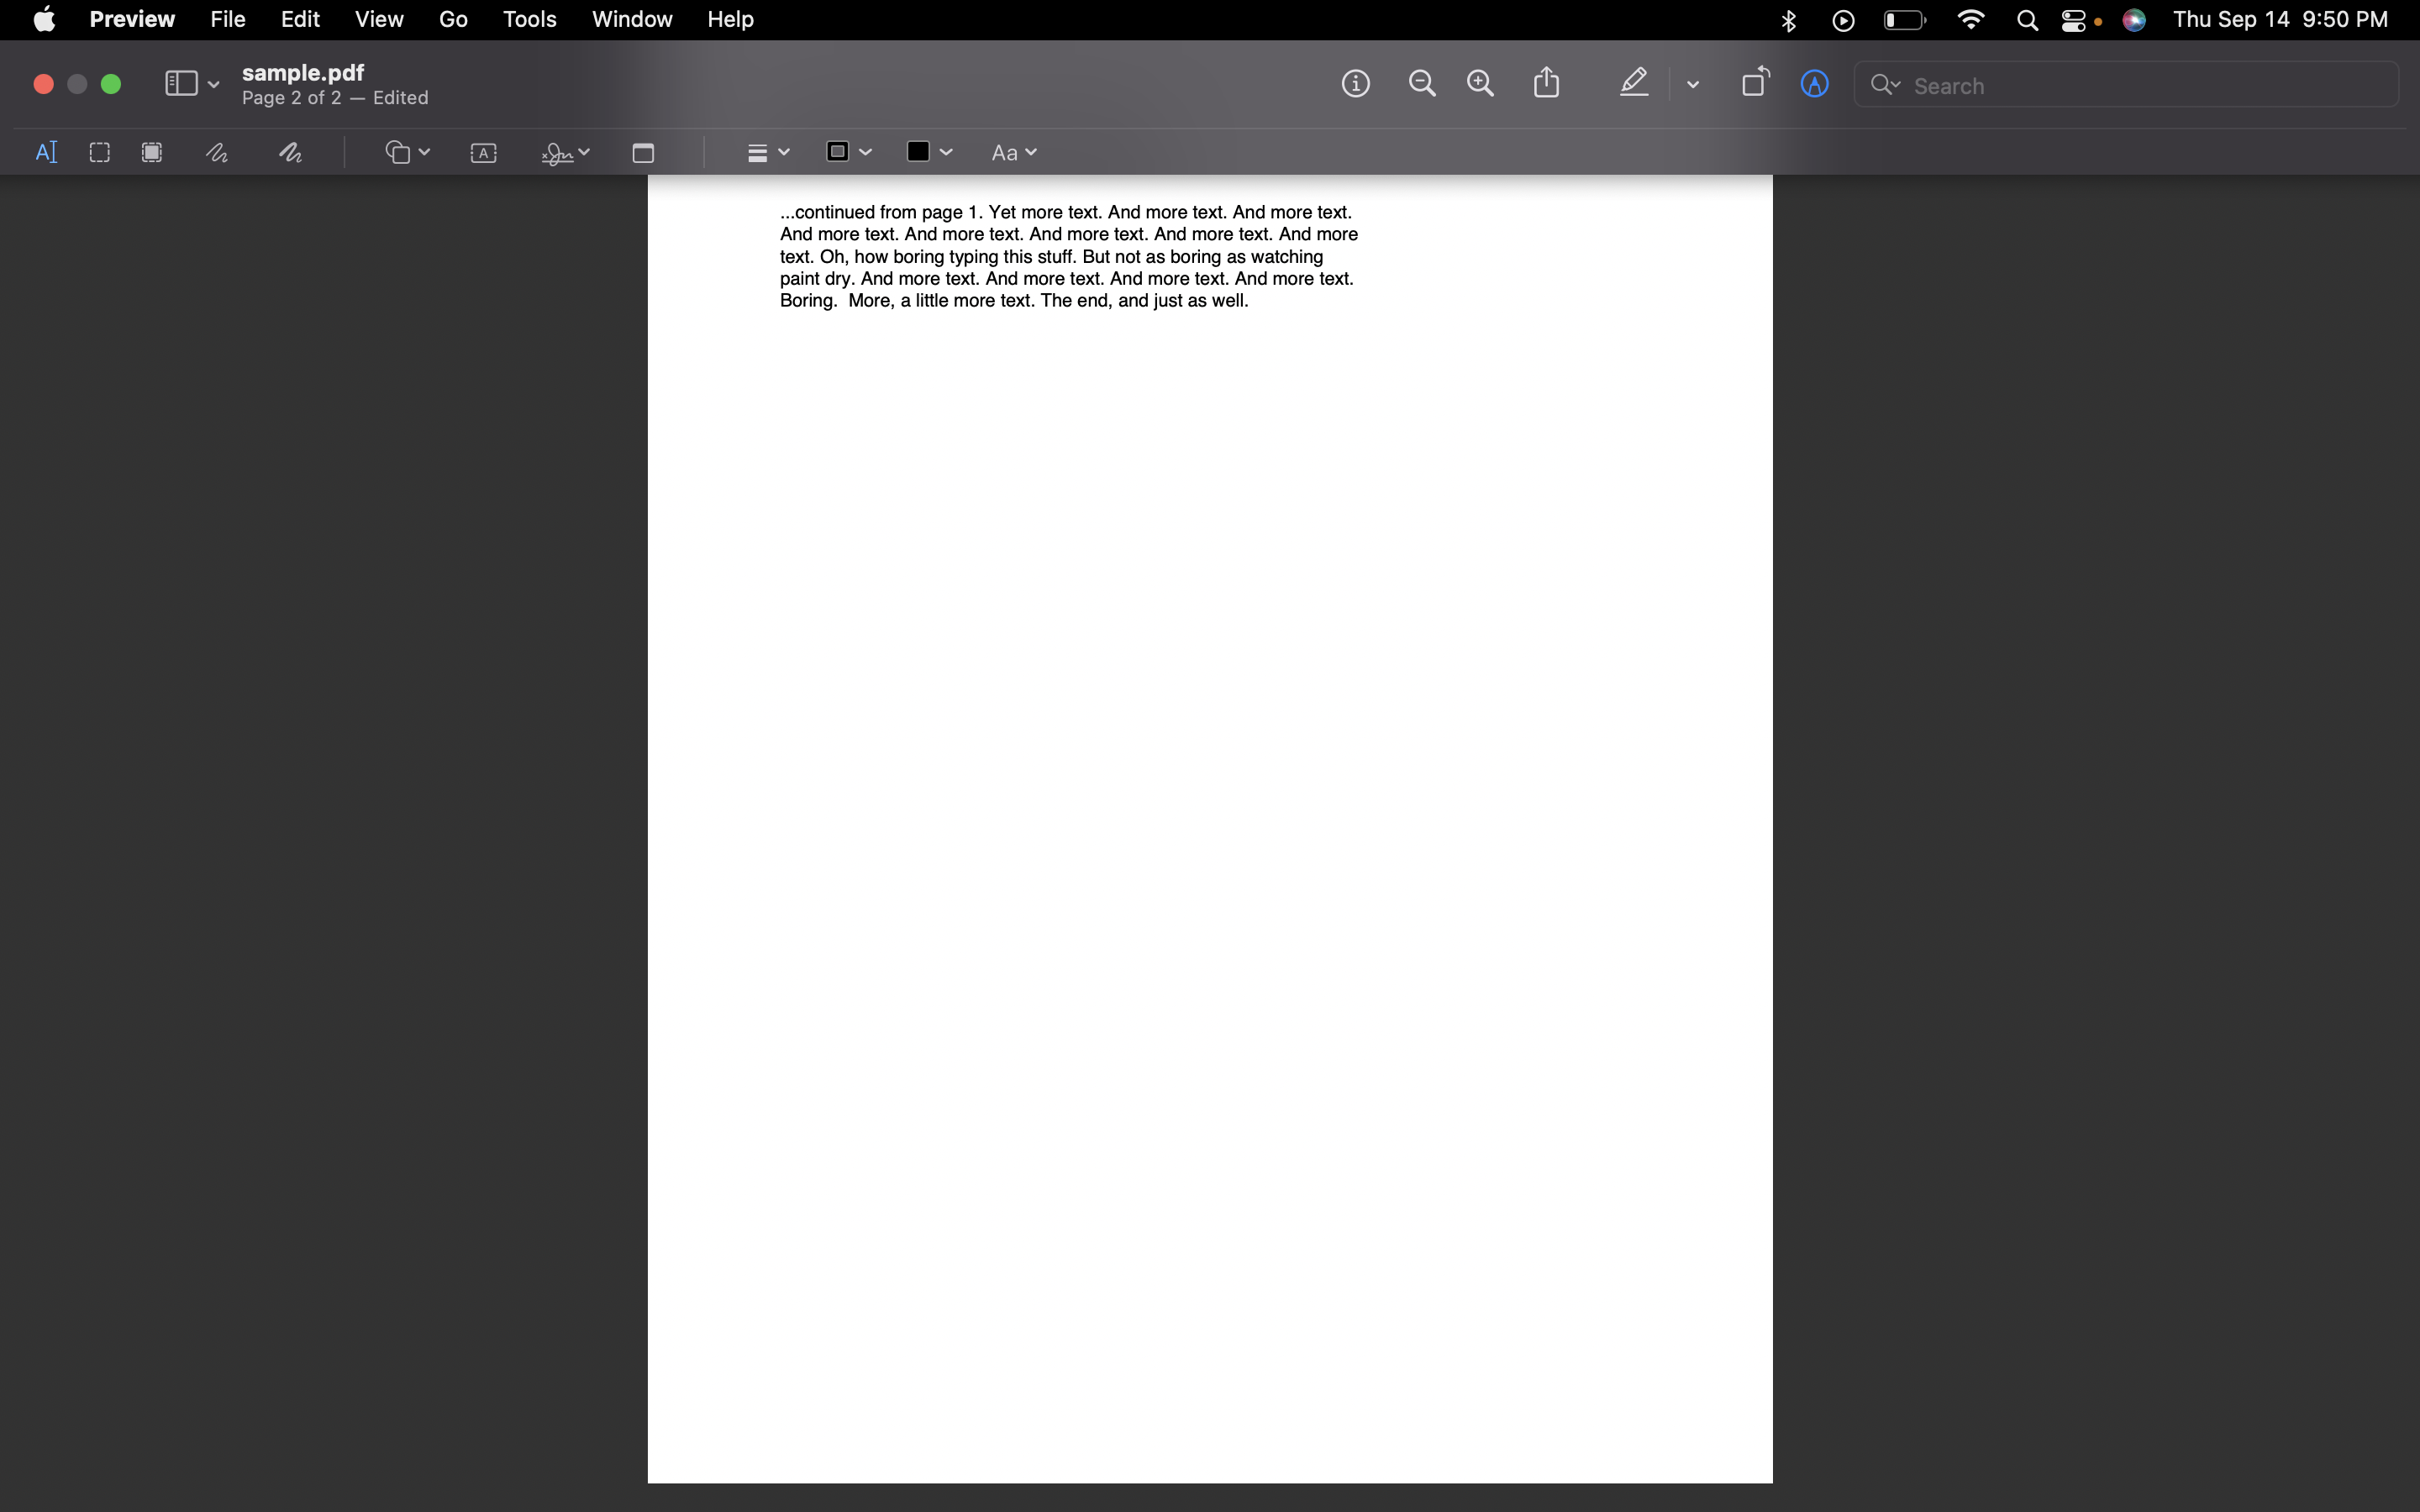 Image resolution: width=2420 pixels, height=1512 pixels. I want to click on Activate the signature tool, so click(561, 154).